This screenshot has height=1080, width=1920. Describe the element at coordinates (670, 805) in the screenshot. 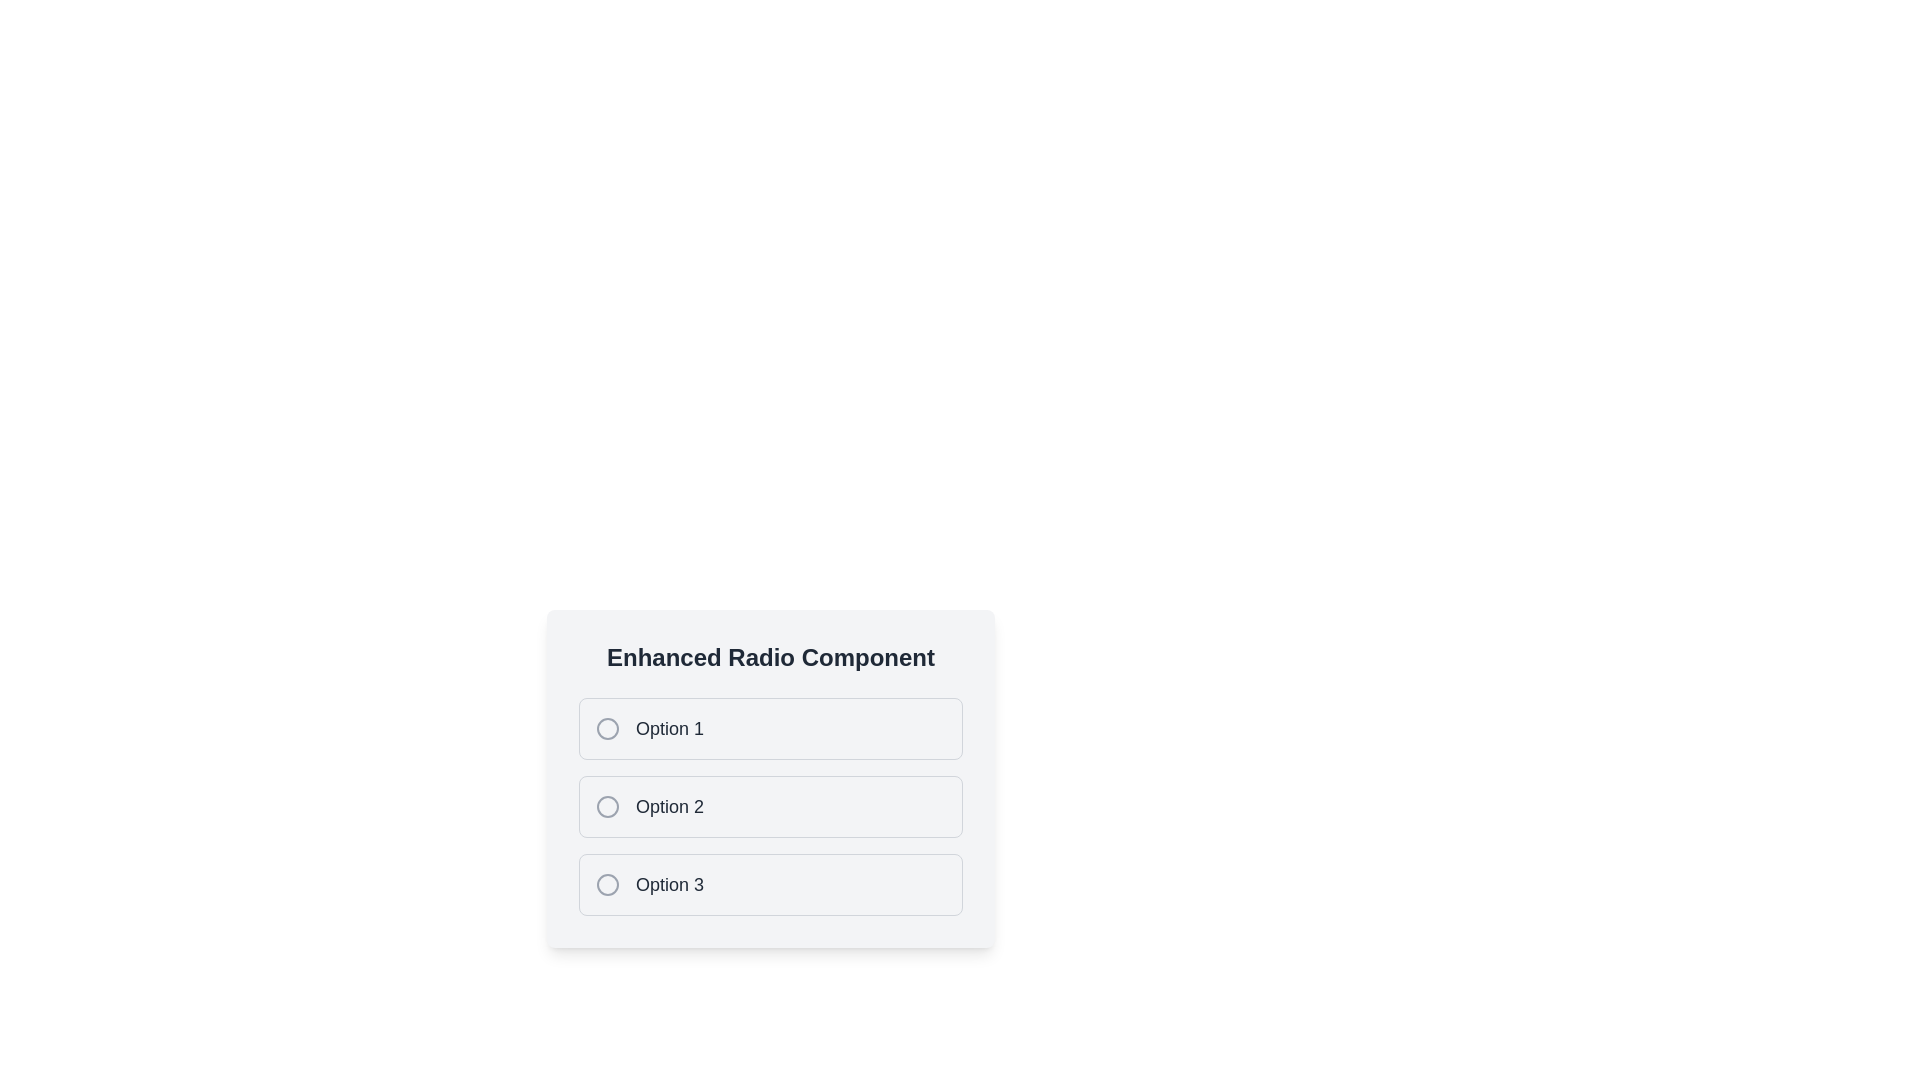

I see `the static text label 'Option 2', which is the second item in a vertical list of radio button options, styled in medium weight dark gray, located to the right of the radio button icon` at that location.